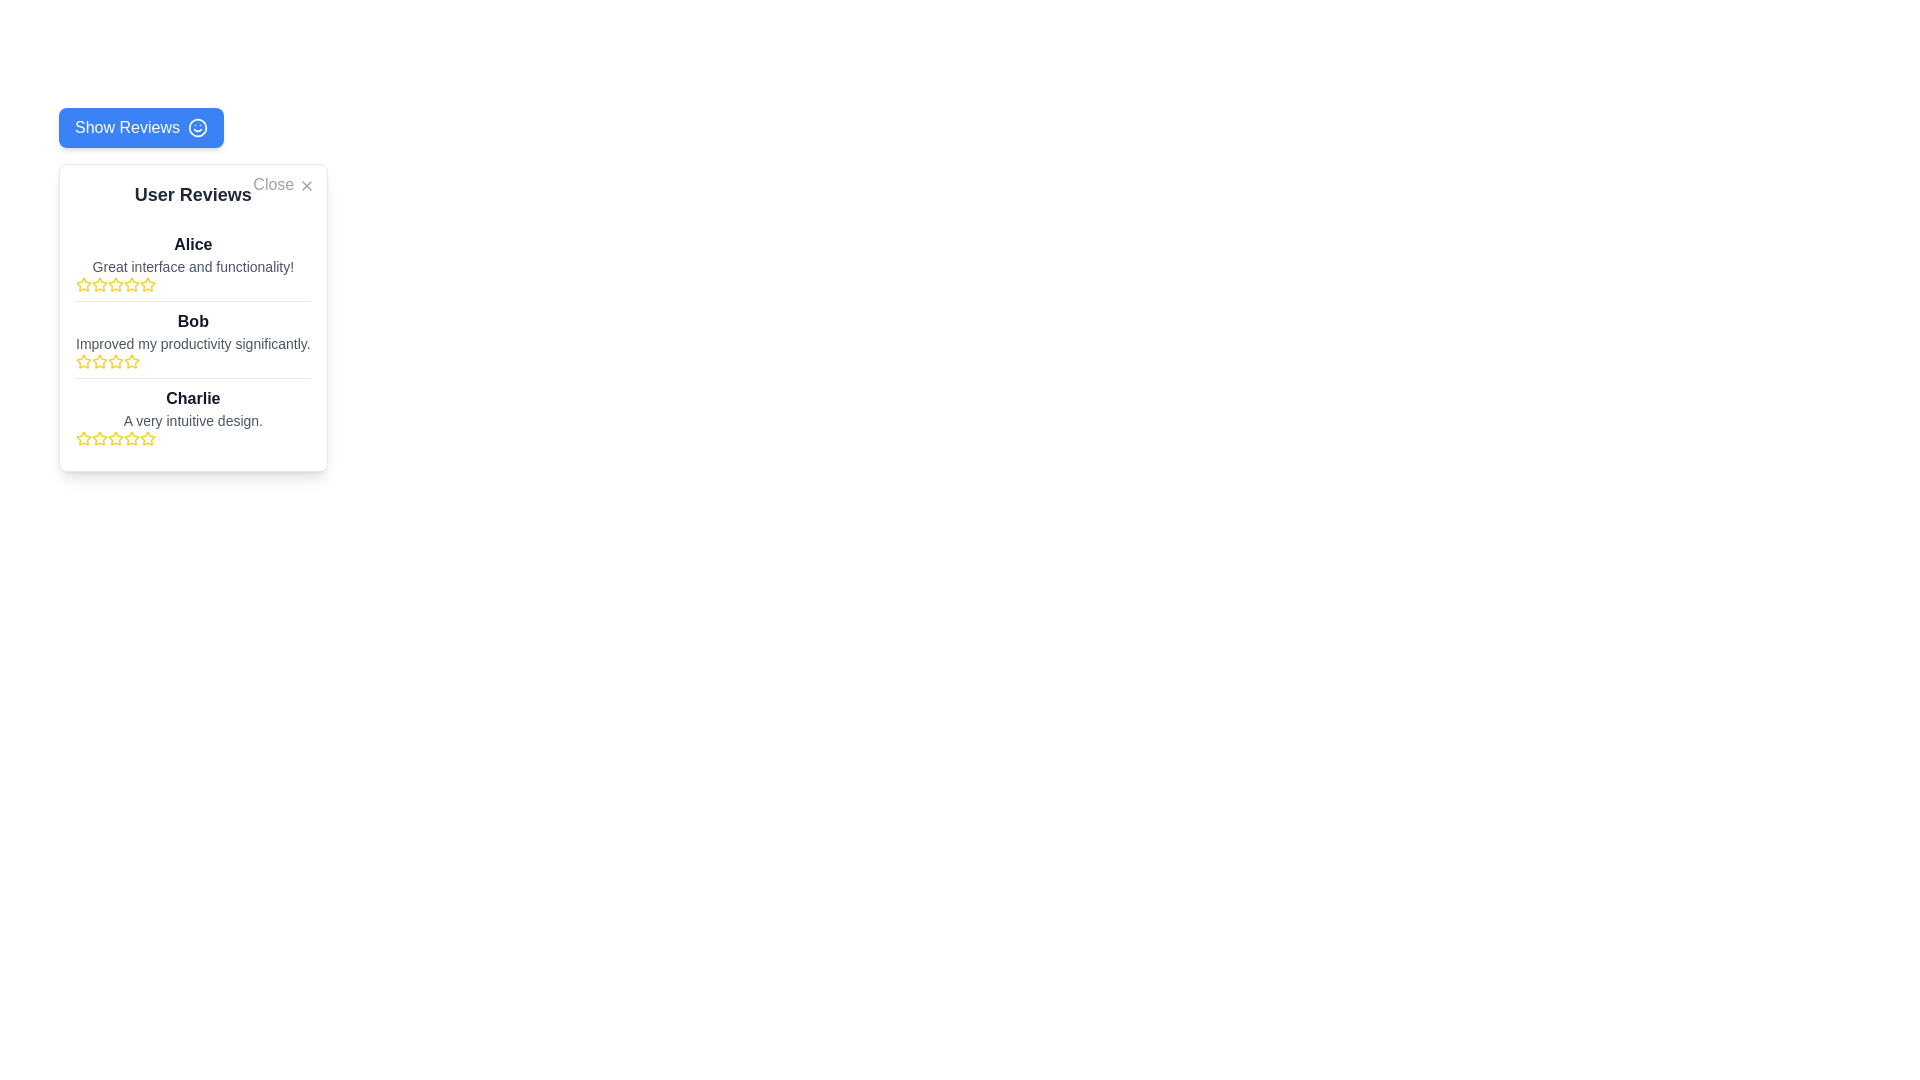  What do you see at coordinates (82, 361) in the screenshot?
I see `the second star icon filled with golden yellow` at bounding box center [82, 361].